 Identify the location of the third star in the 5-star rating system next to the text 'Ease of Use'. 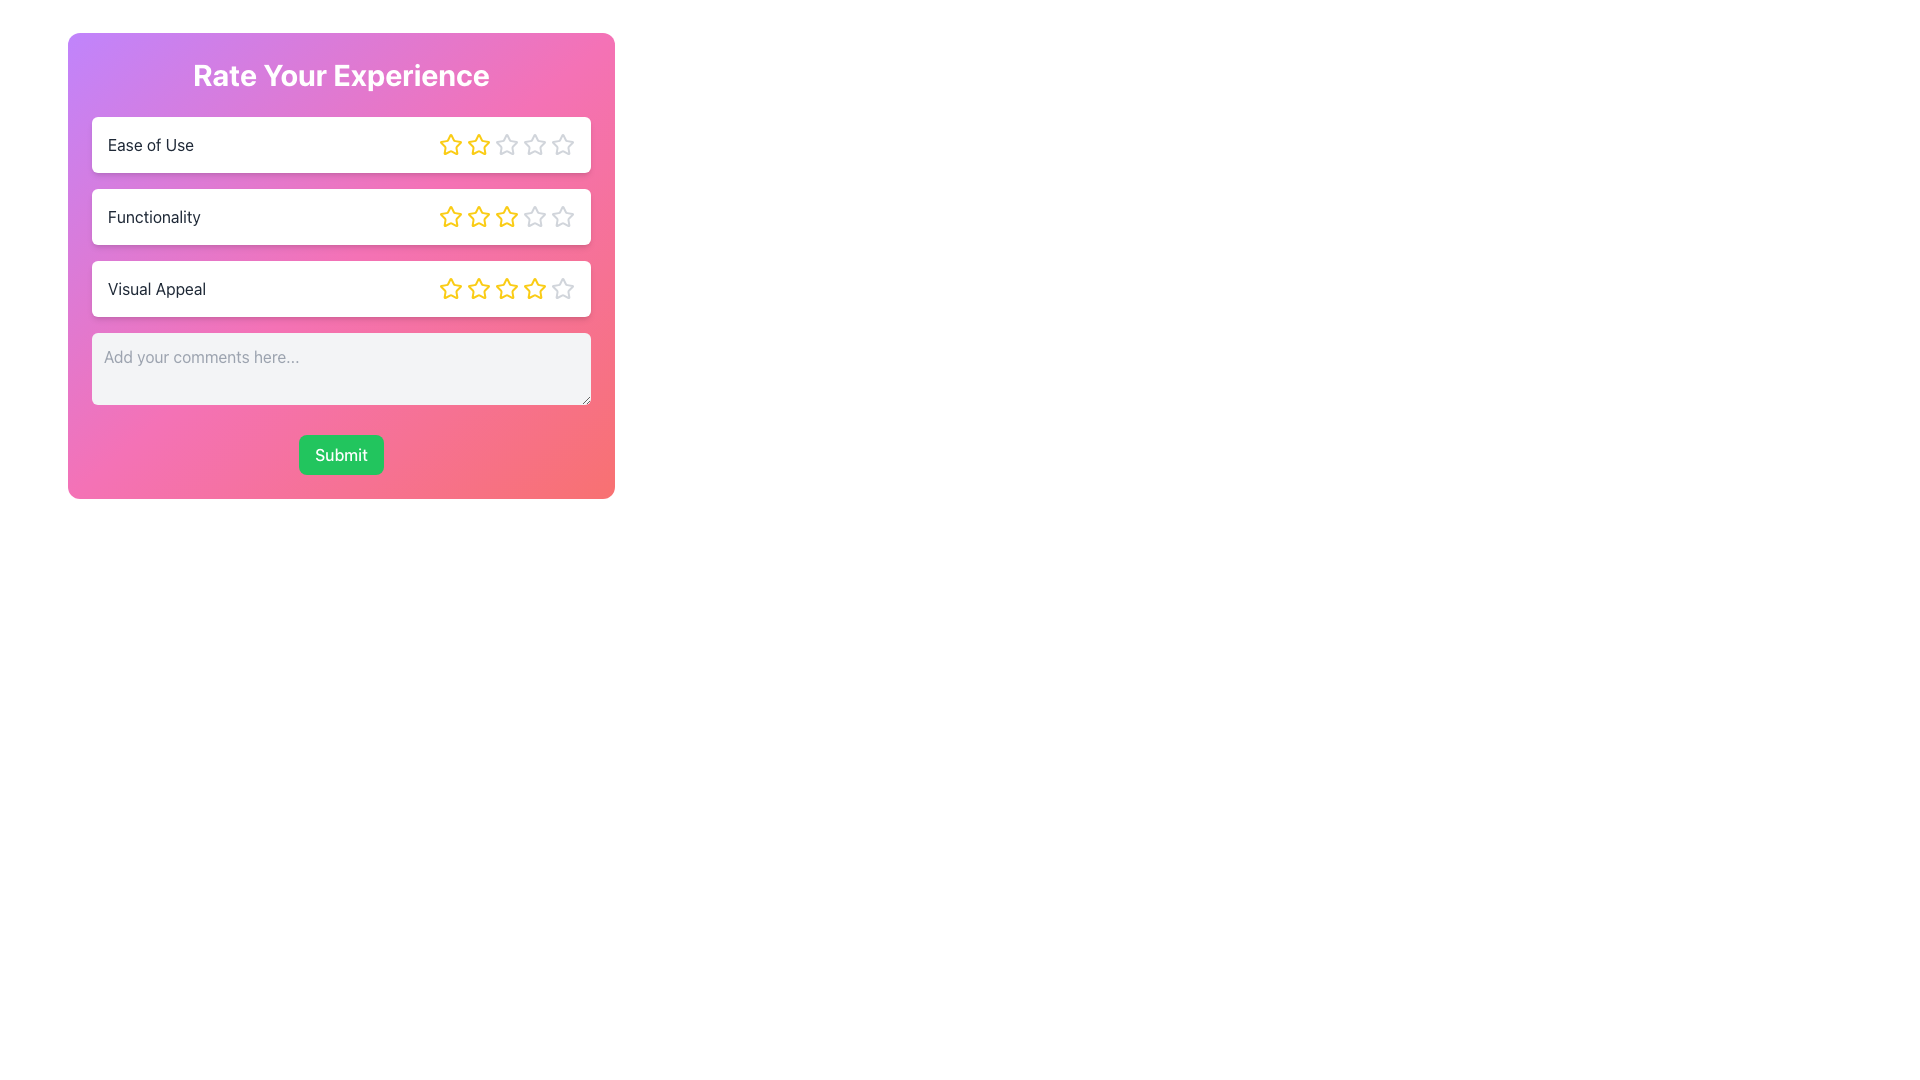
(507, 144).